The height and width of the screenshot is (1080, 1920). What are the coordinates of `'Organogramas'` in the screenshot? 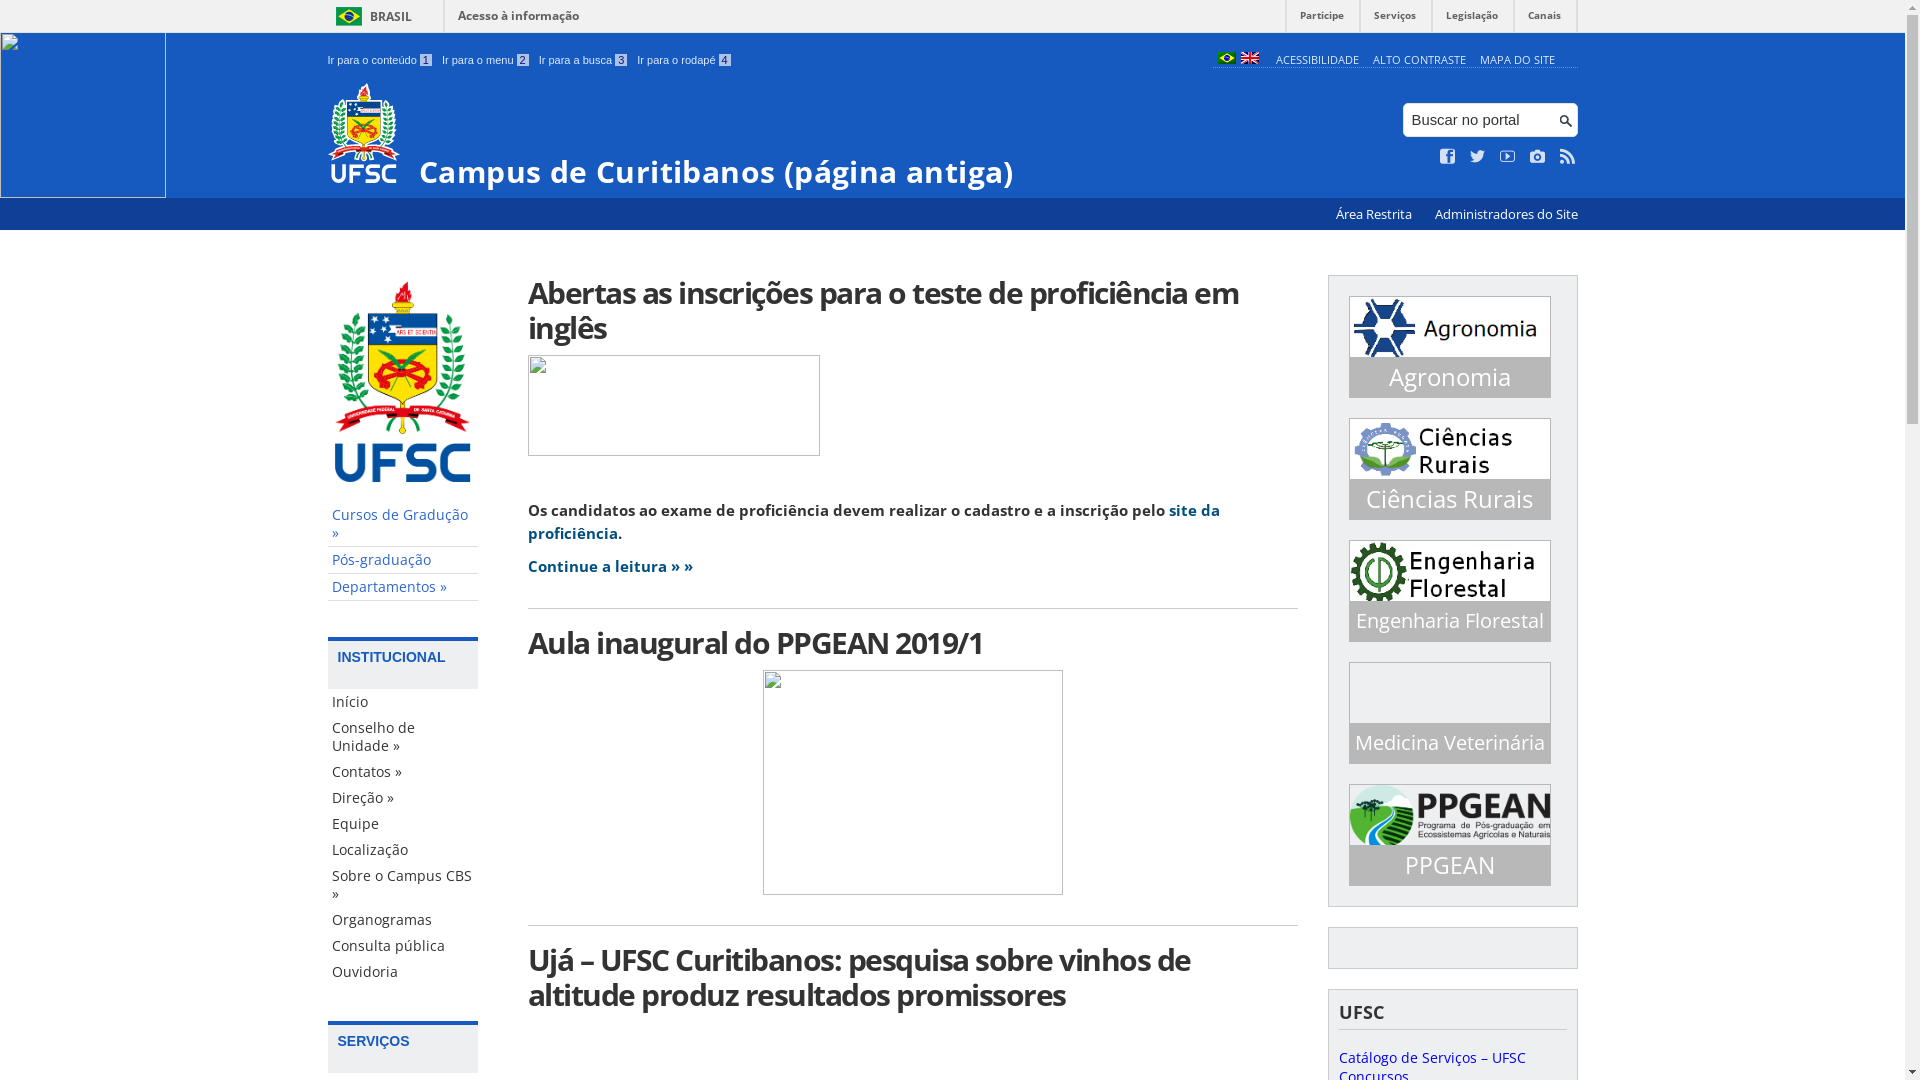 It's located at (402, 920).